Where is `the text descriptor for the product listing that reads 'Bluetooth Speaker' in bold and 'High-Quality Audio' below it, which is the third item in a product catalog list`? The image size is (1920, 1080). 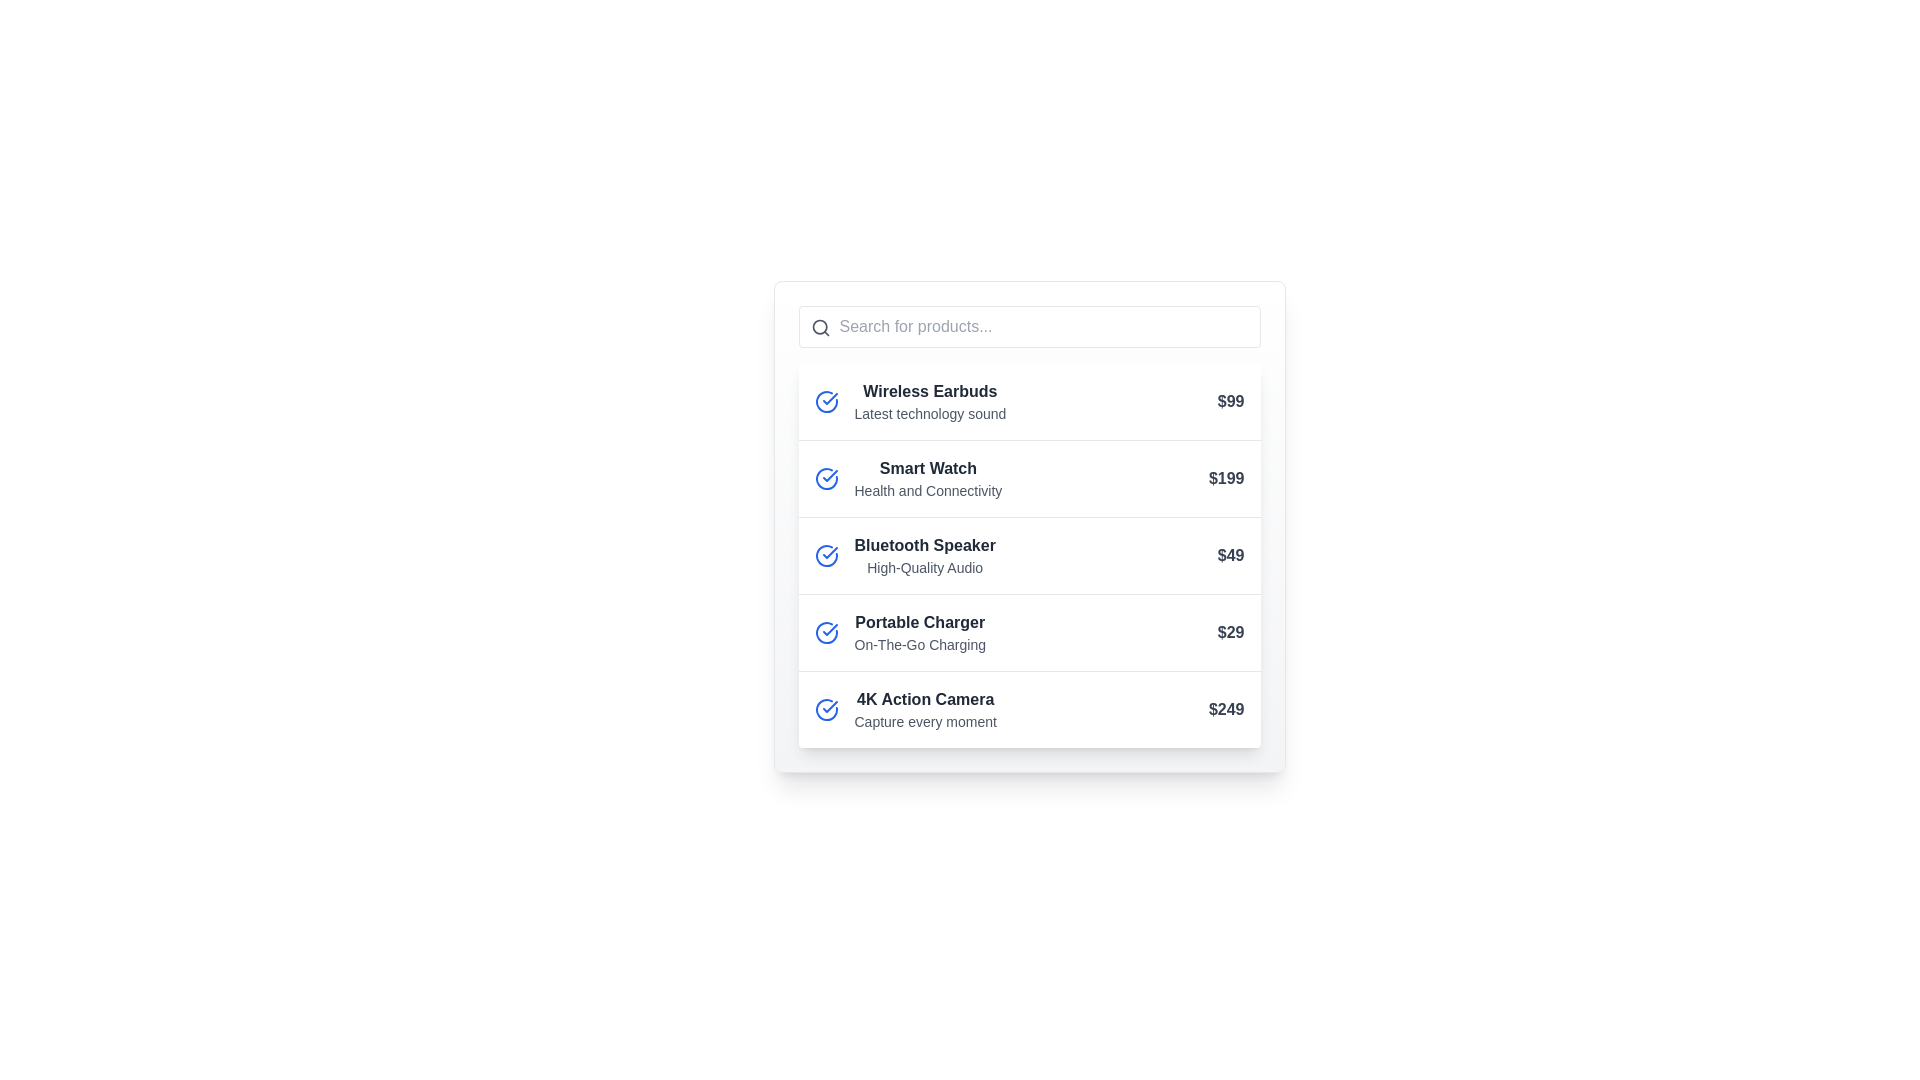 the text descriptor for the product listing that reads 'Bluetooth Speaker' in bold and 'High-Quality Audio' below it, which is the third item in a product catalog list is located at coordinates (924, 555).